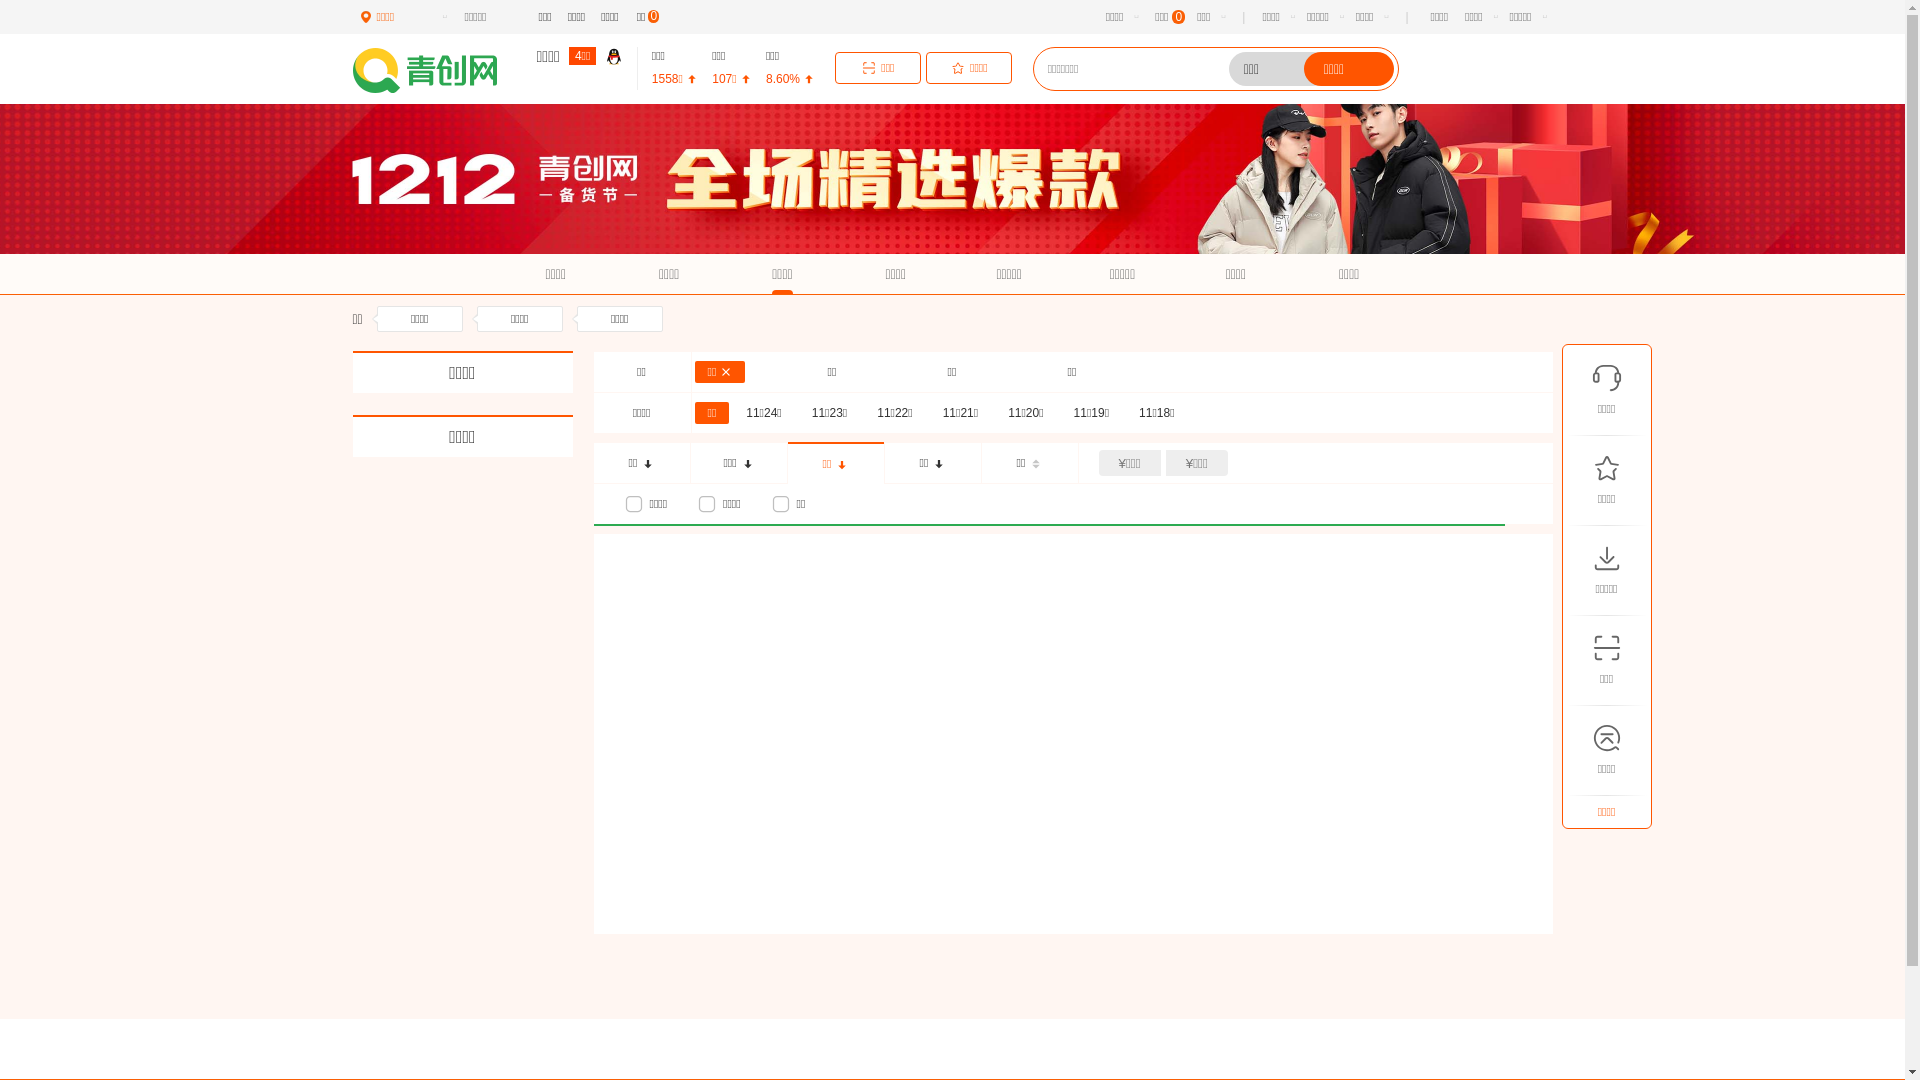 The height and width of the screenshot is (1080, 1920). I want to click on '17qcc', so click(351, 69).